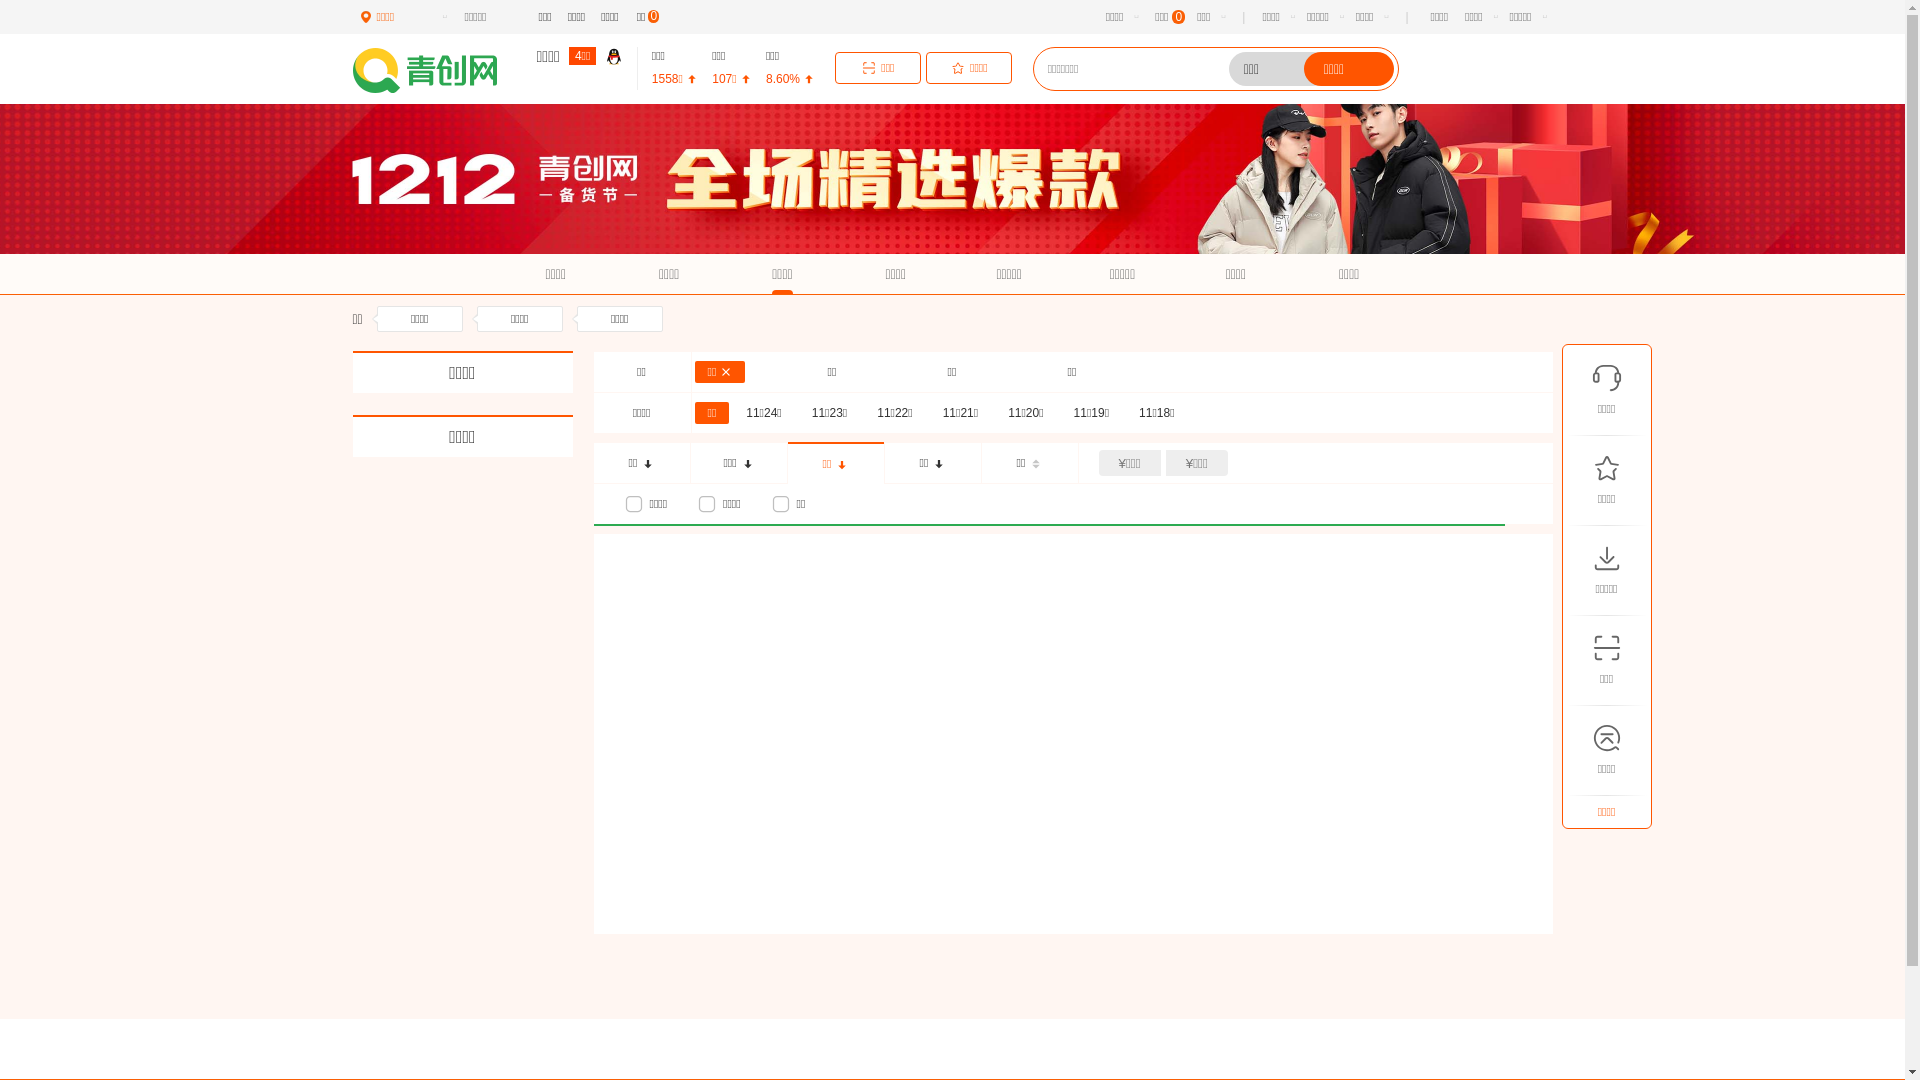 The height and width of the screenshot is (1080, 1920). I want to click on '17qcc', so click(351, 69).